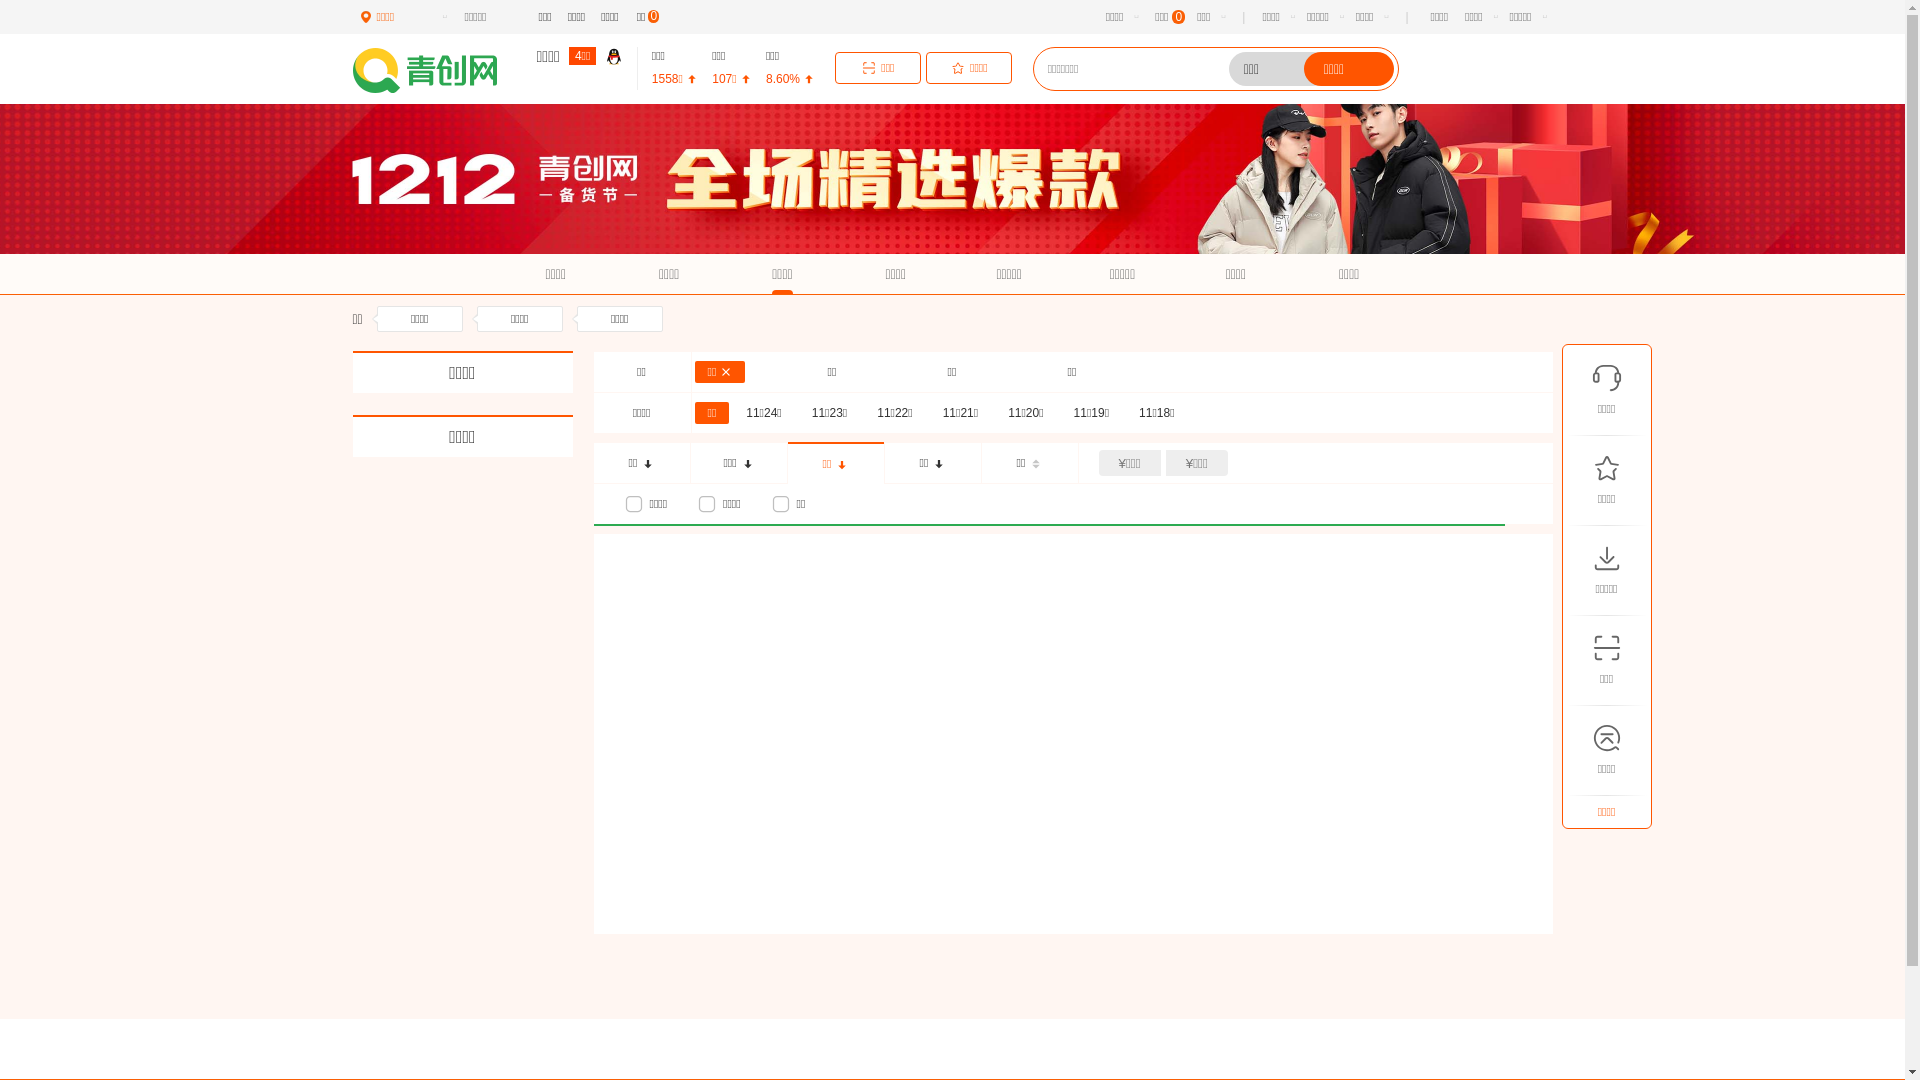 The height and width of the screenshot is (1080, 1920). I want to click on '17qcc', so click(351, 69).